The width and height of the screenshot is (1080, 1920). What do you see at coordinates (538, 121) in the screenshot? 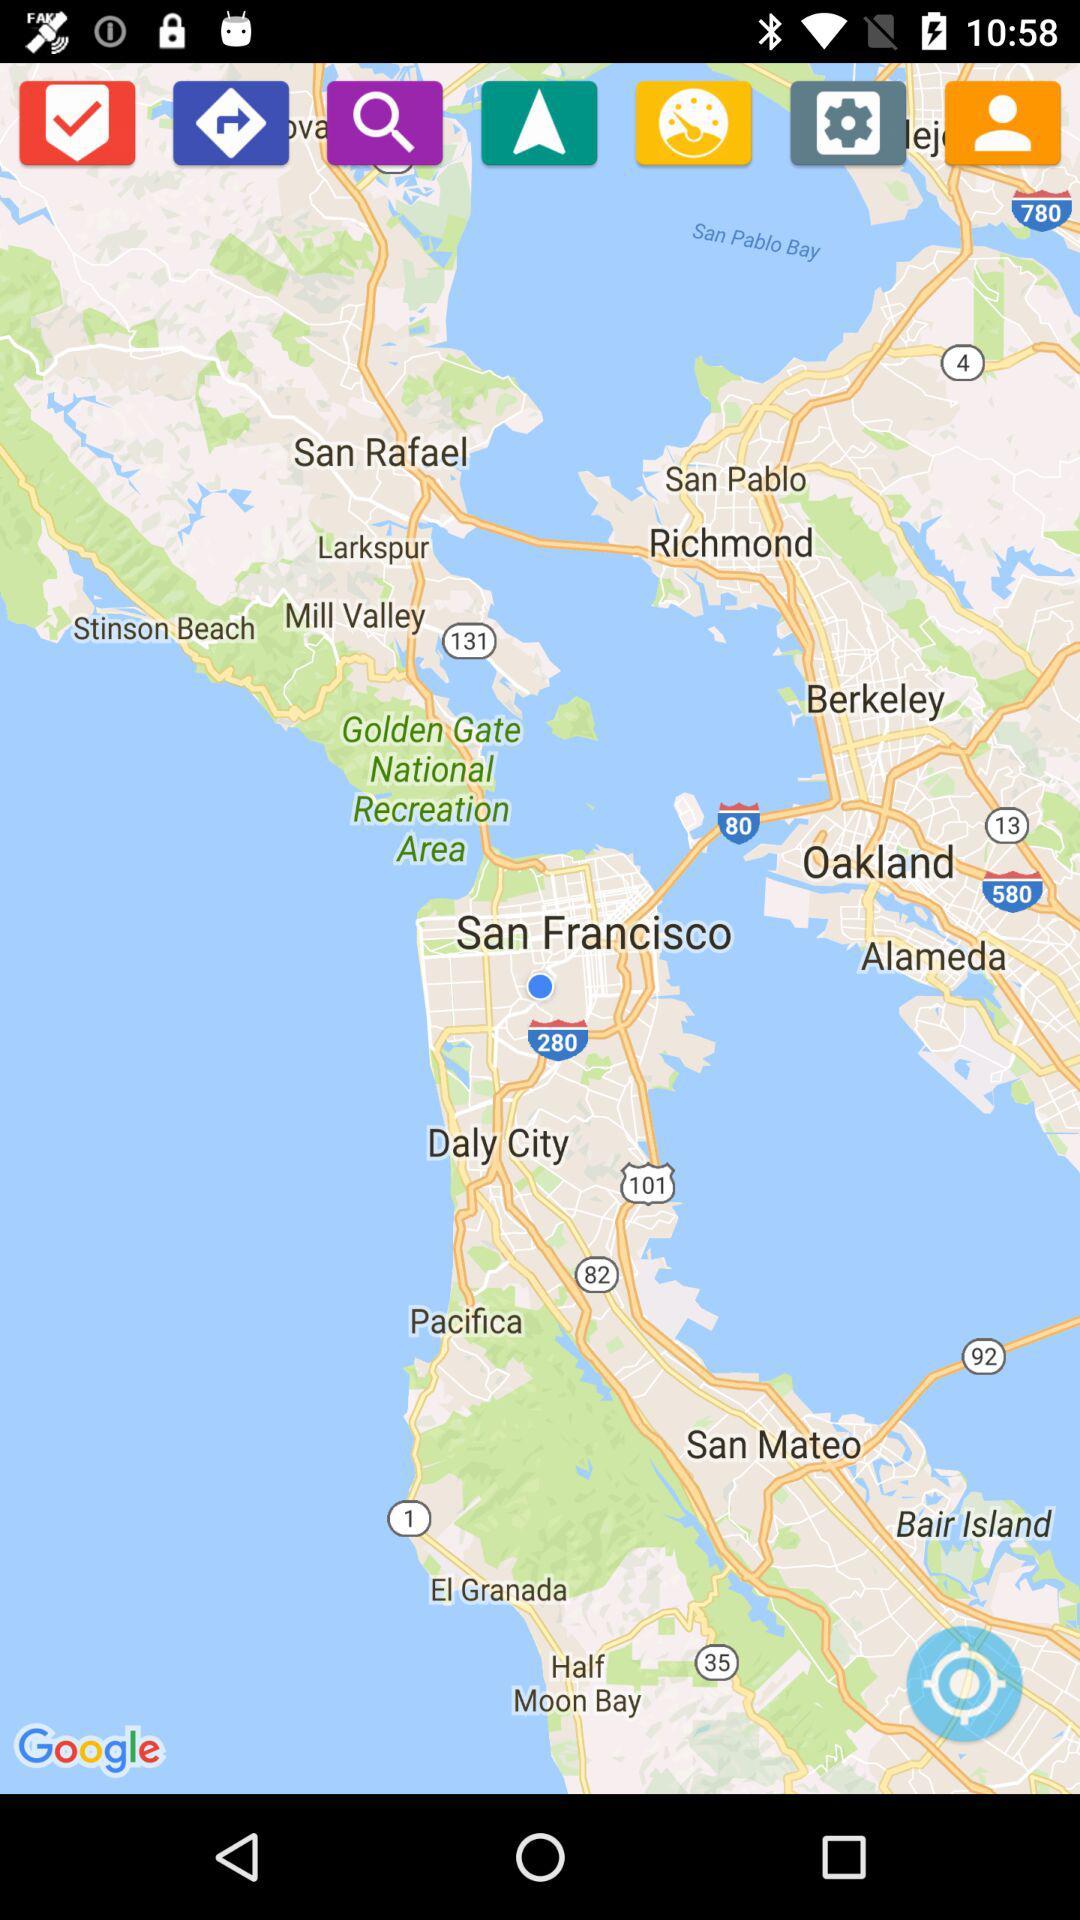
I see `directions to location` at bounding box center [538, 121].